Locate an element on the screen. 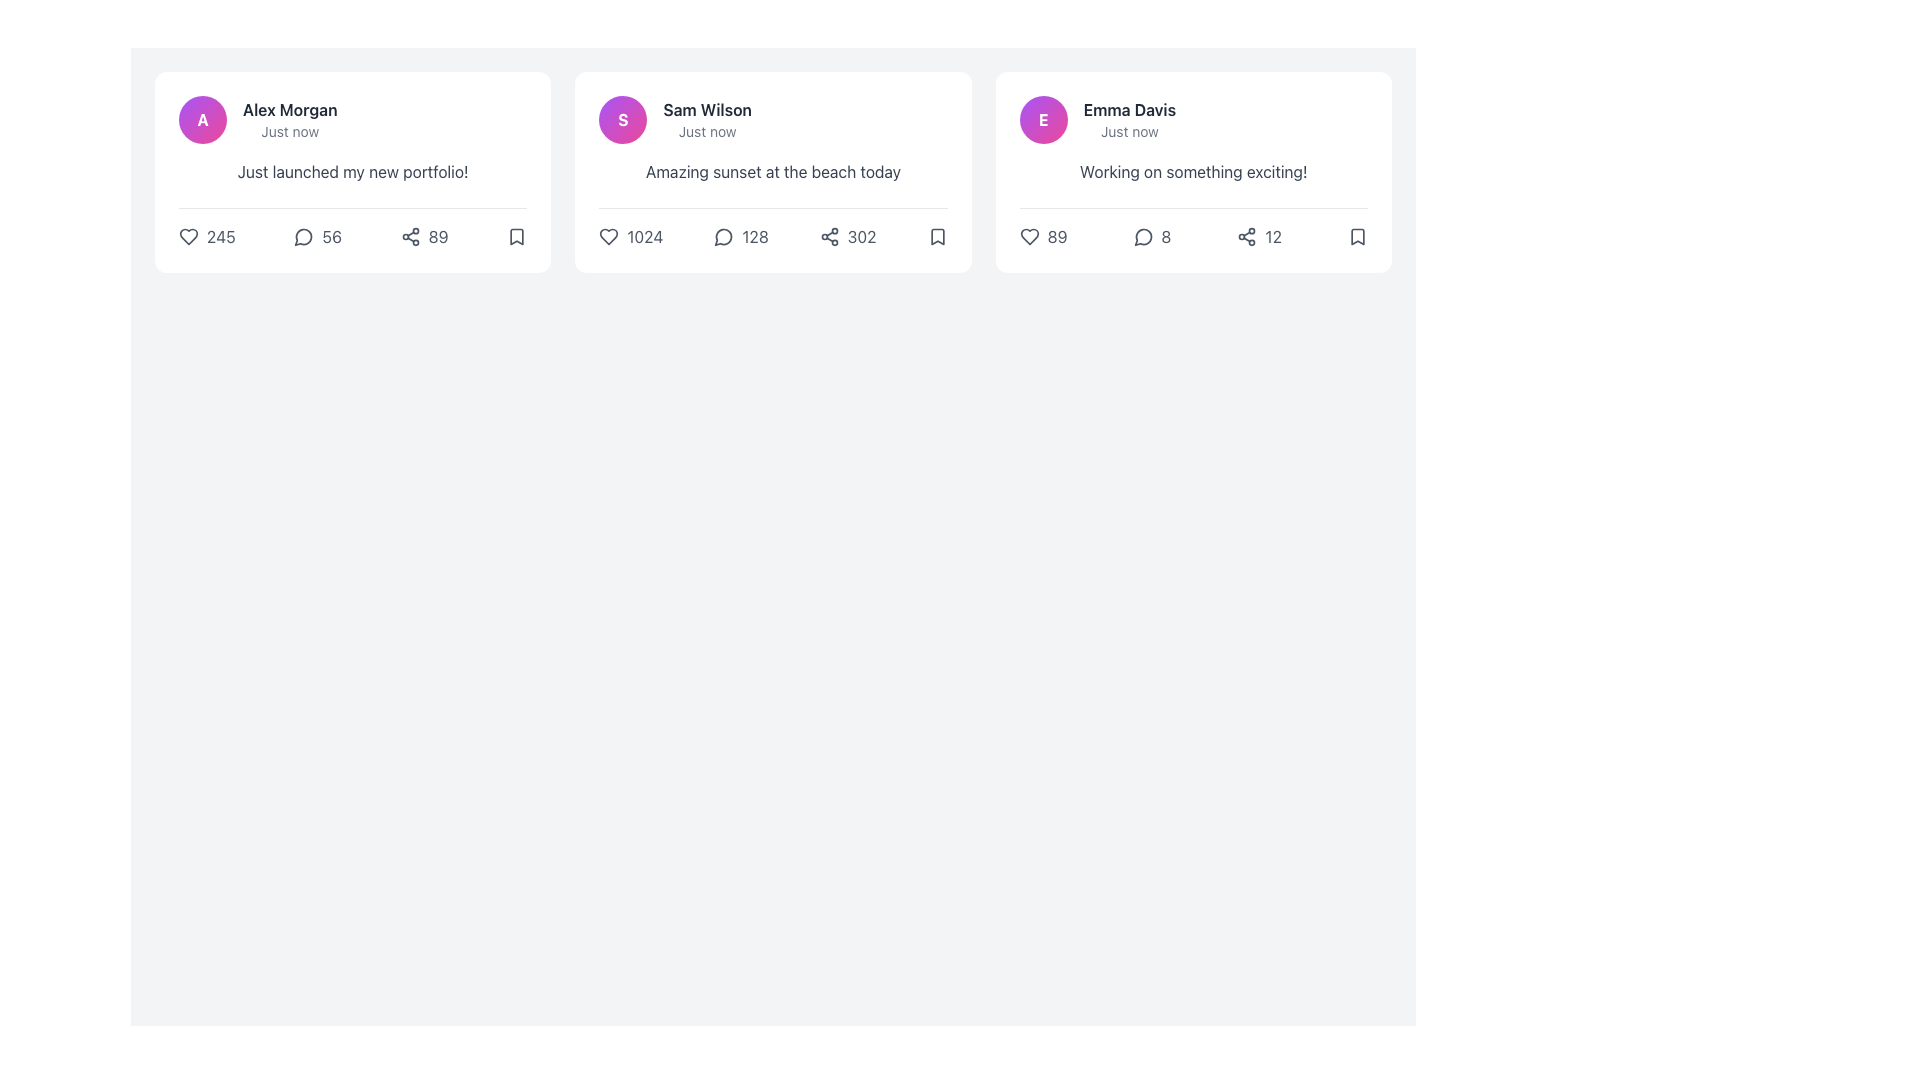 The width and height of the screenshot is (1920, 1080). the share icon button, which resembles a network diagram with interconnected circular nodes, located near the bottom right of the third card in a horizontally arranged list is located at coordinates (1246, 235).